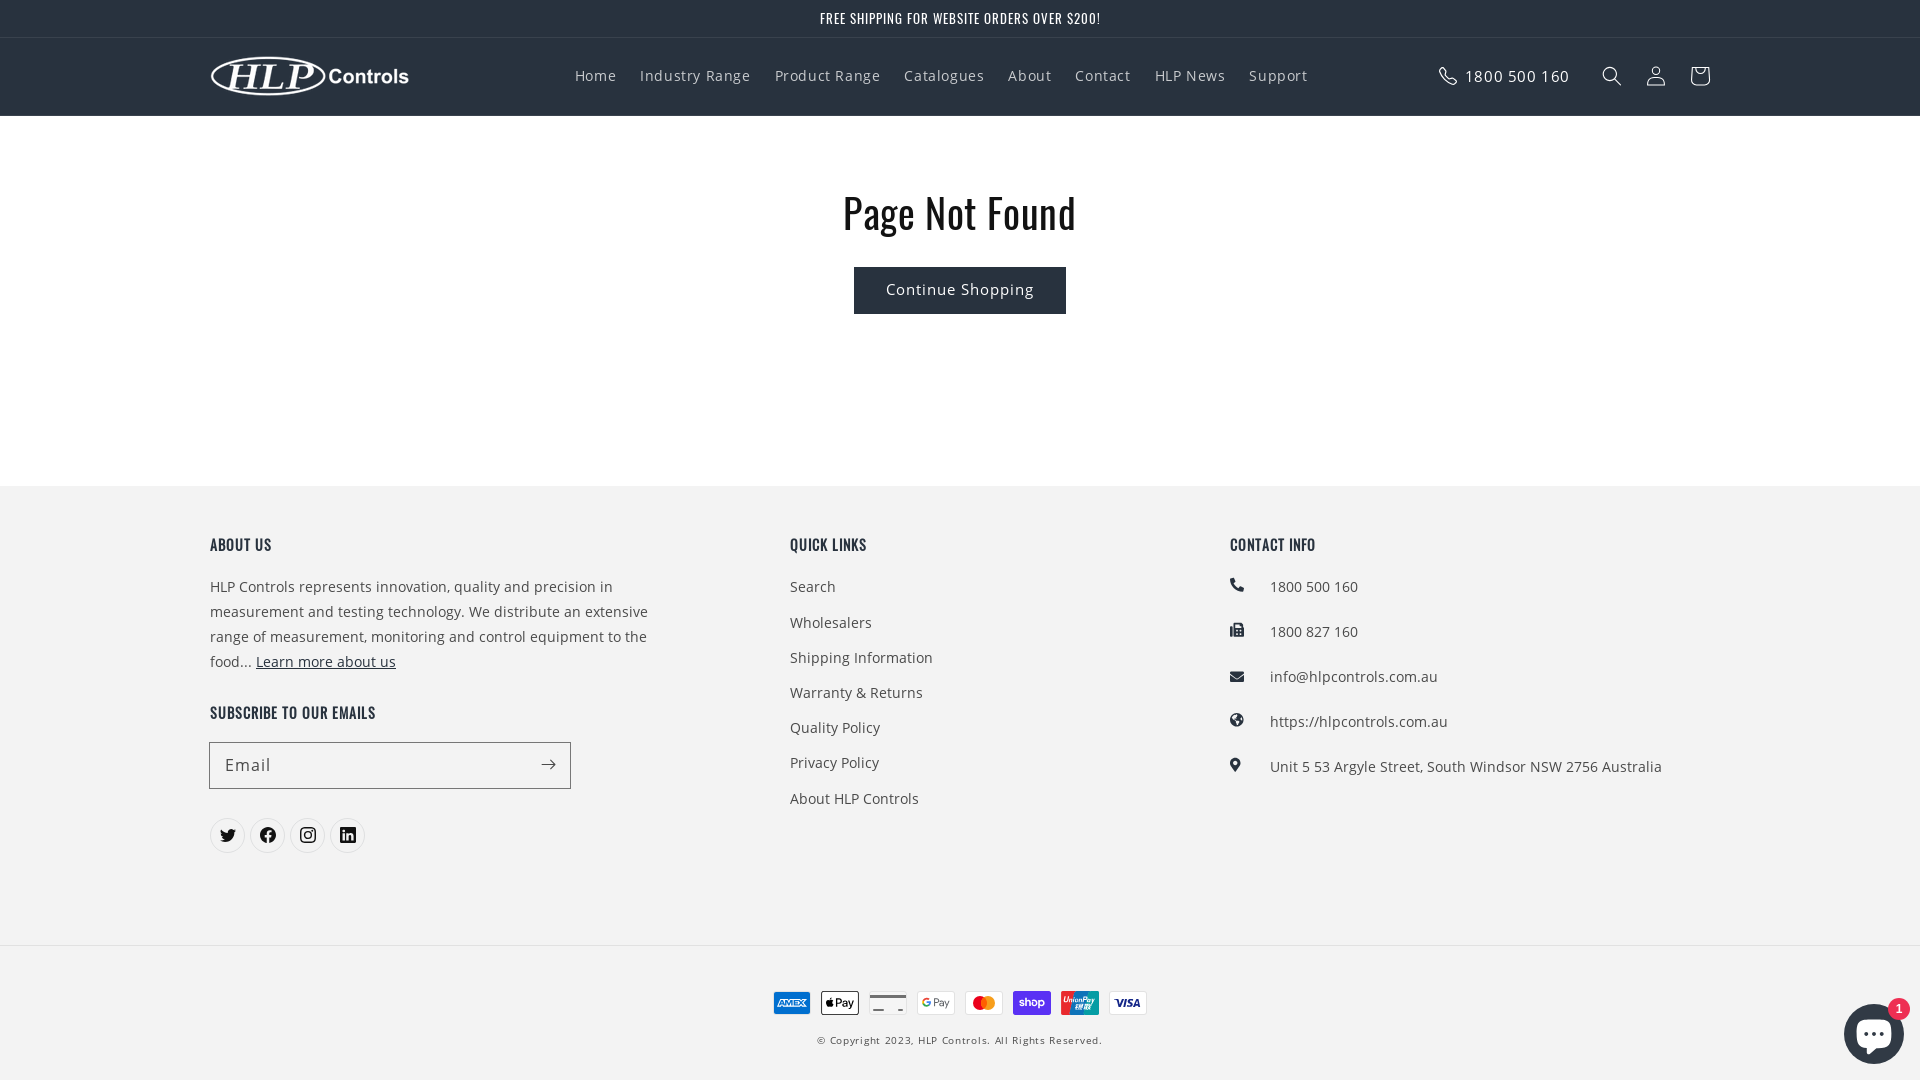  What do you see at coordinates (861, 657) in the screenshot?
I see `'Shipping Information'` at bounding box center [861, 657].